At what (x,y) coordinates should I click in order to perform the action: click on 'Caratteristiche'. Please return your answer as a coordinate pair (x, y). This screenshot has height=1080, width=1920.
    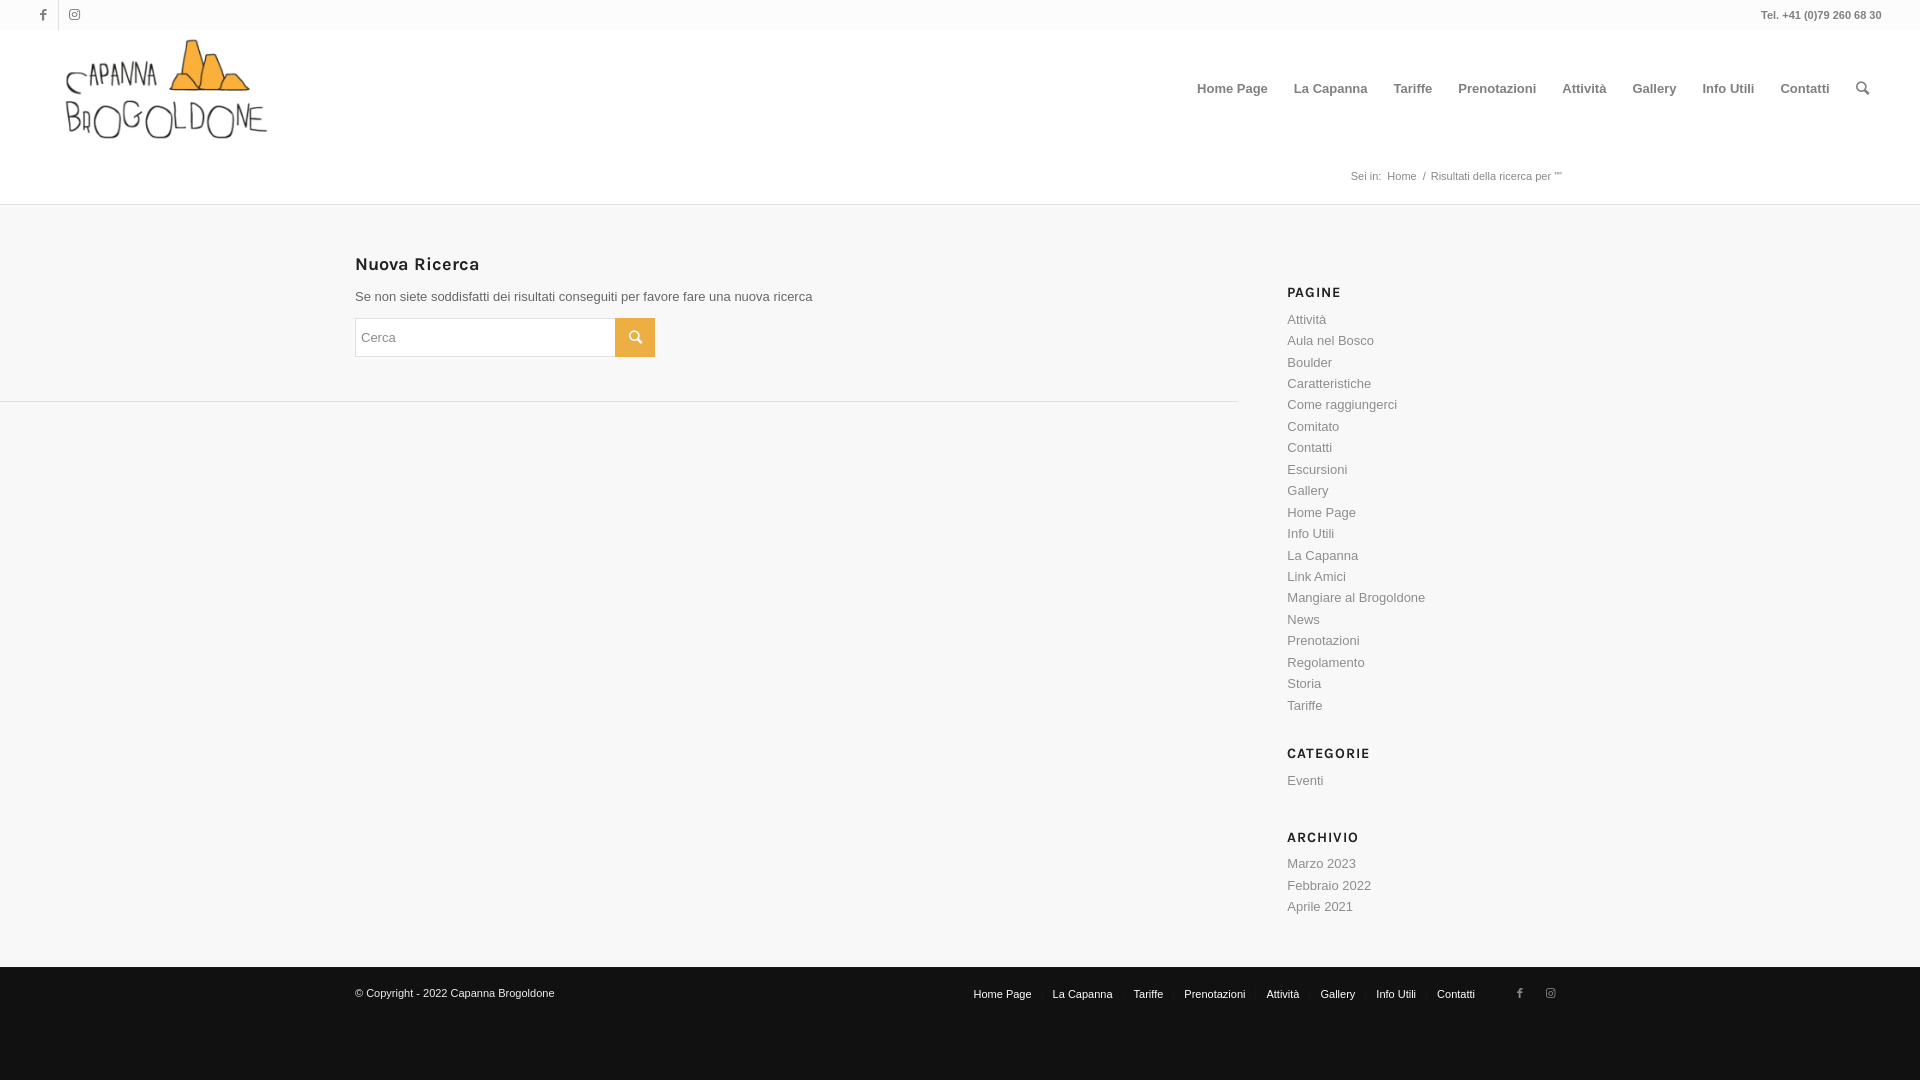
    Looking at the image, I should click on (1329, 383).